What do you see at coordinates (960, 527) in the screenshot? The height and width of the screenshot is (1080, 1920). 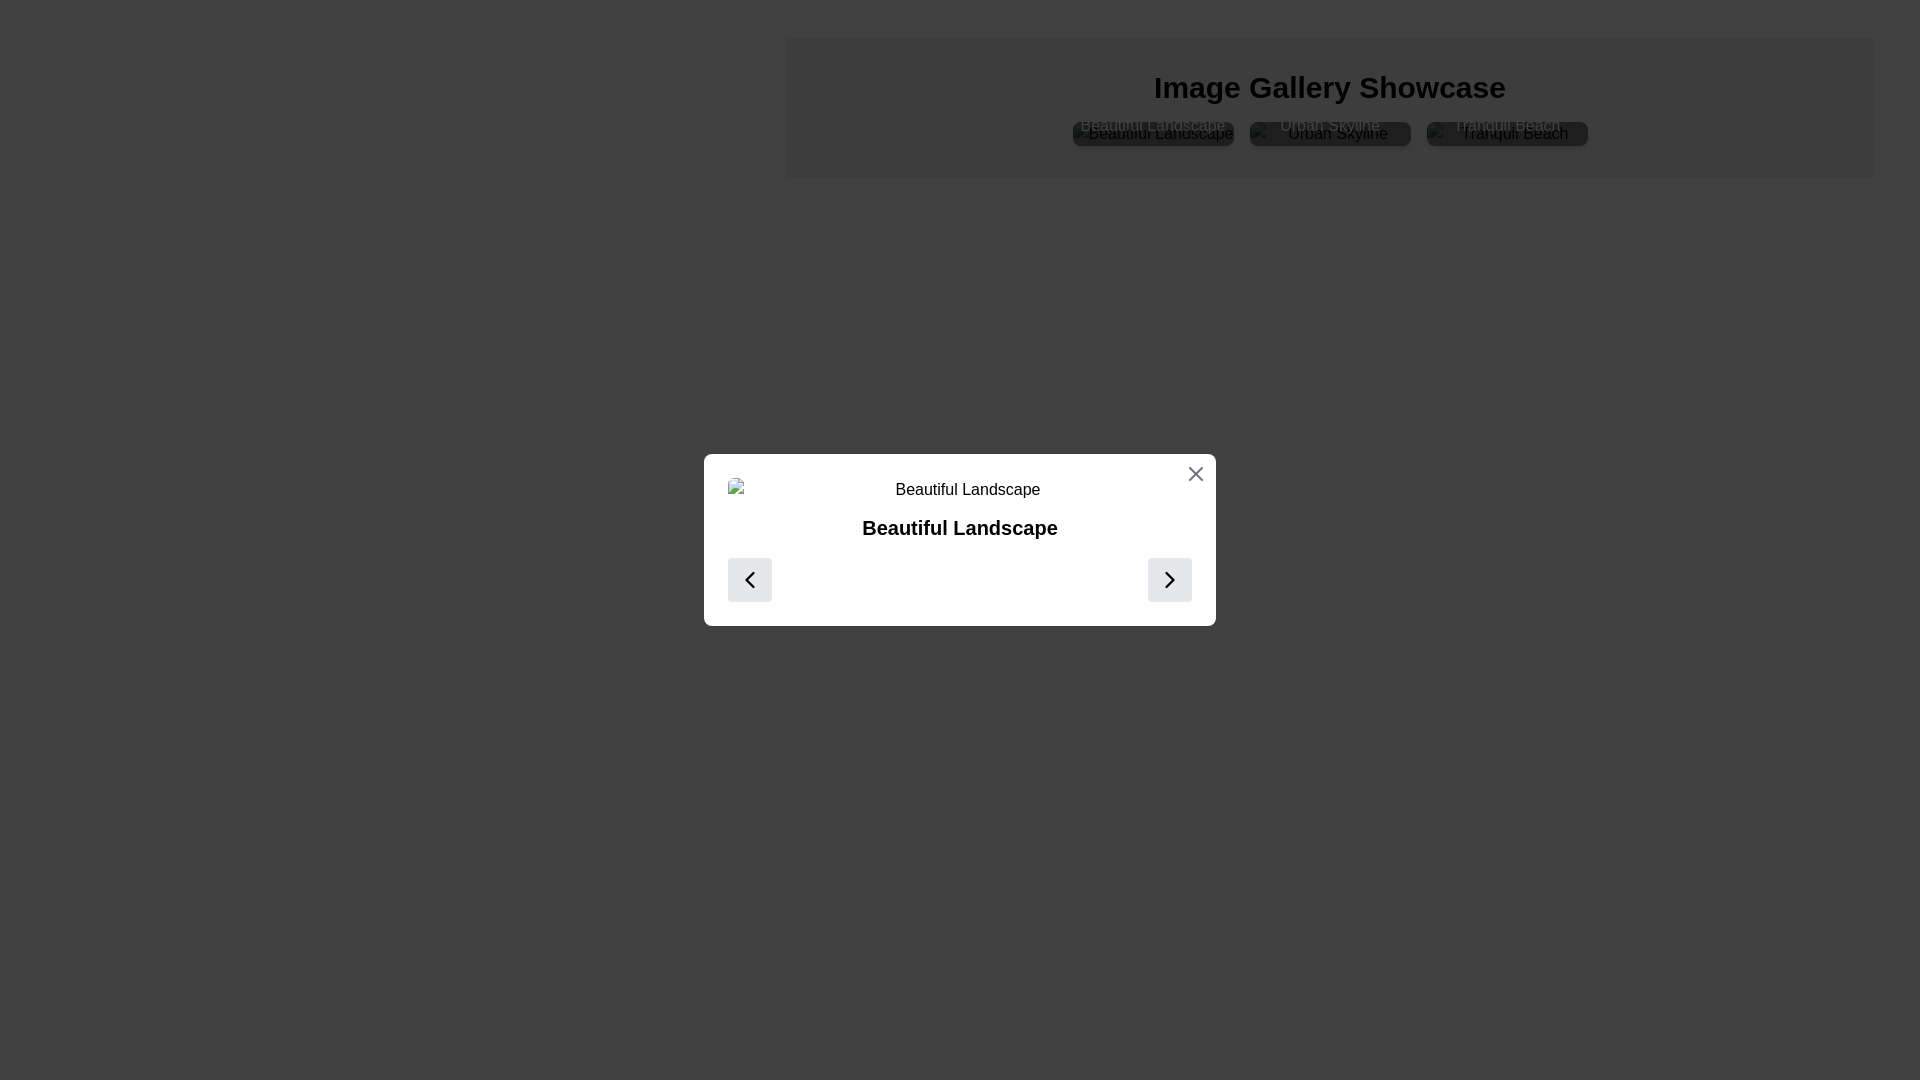 I see `the Text label that displays the title or description of the currently showcased image in the dialog box, which is centrally located below the image and above navigation buttons` at bounding box center [960, 527].